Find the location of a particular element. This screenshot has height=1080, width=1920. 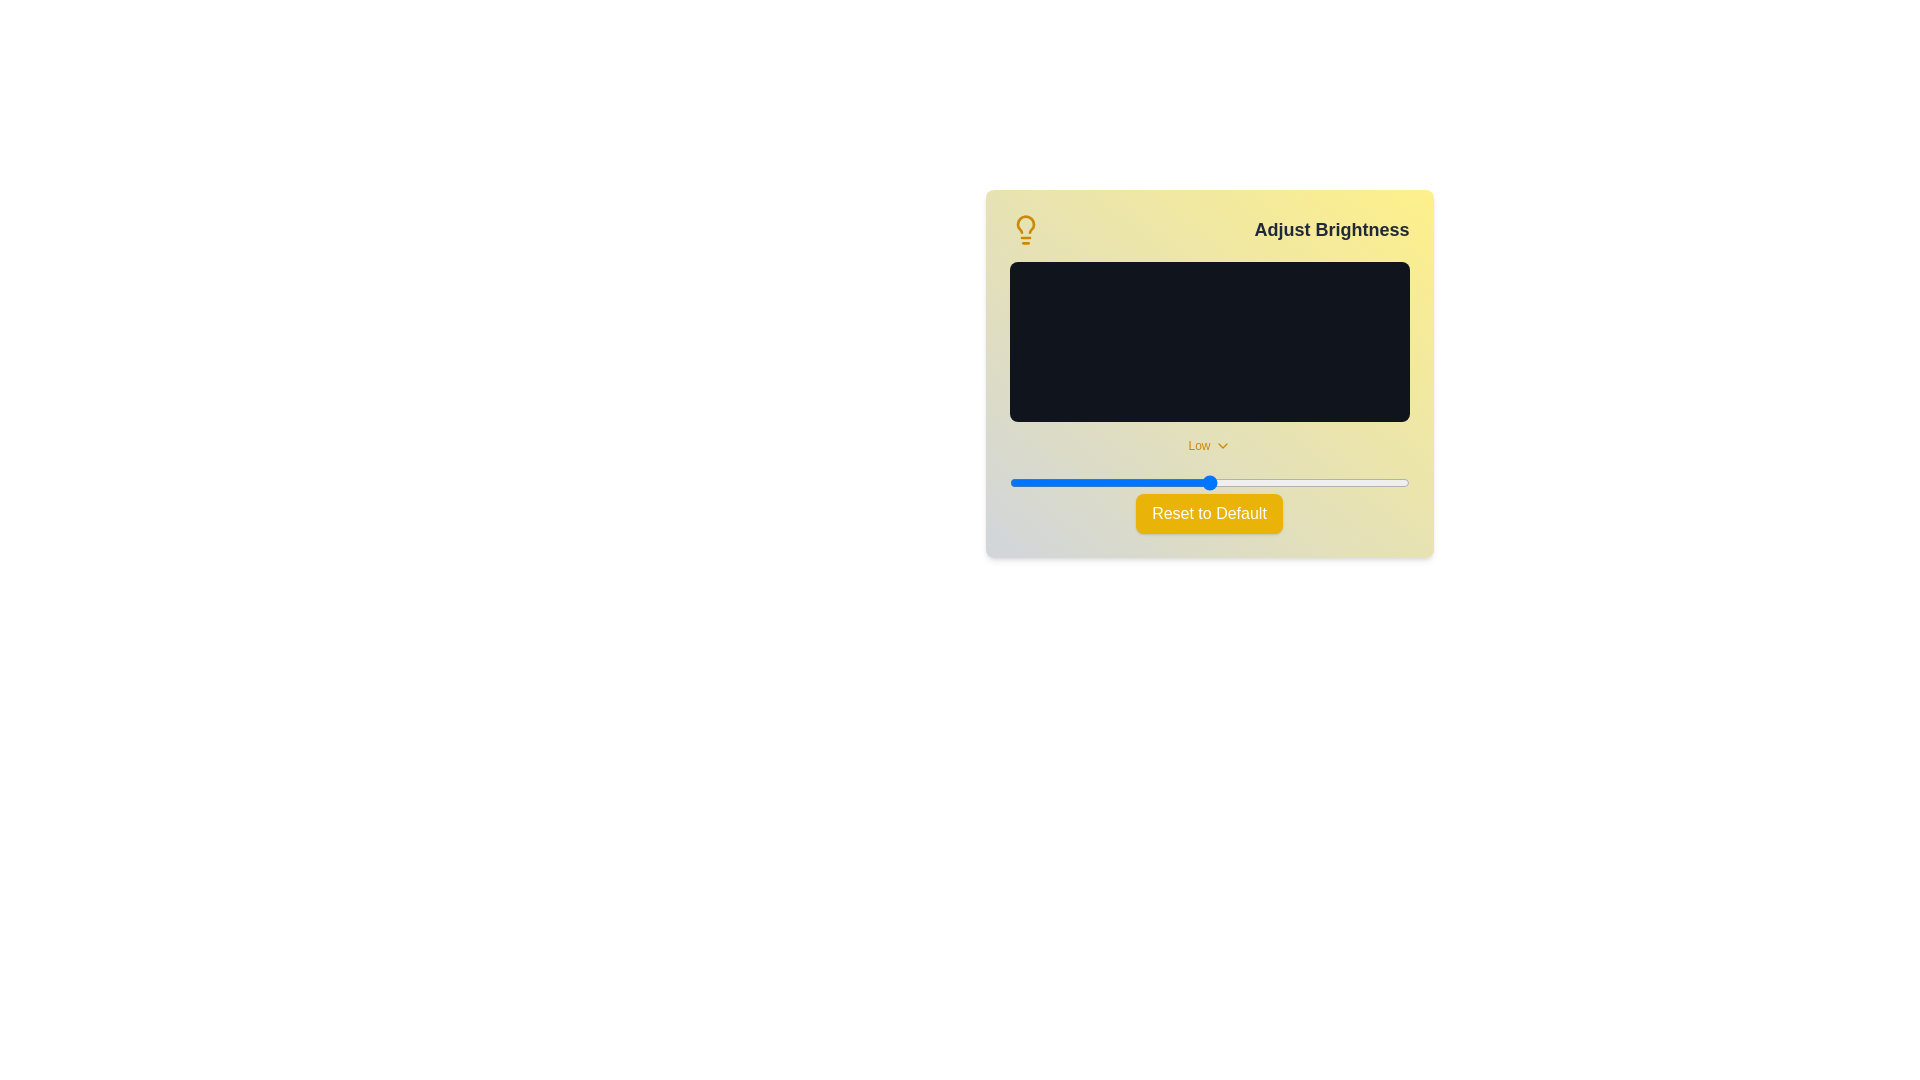

the brightness slider to 78 percent is located at coordinates (1321, 482).